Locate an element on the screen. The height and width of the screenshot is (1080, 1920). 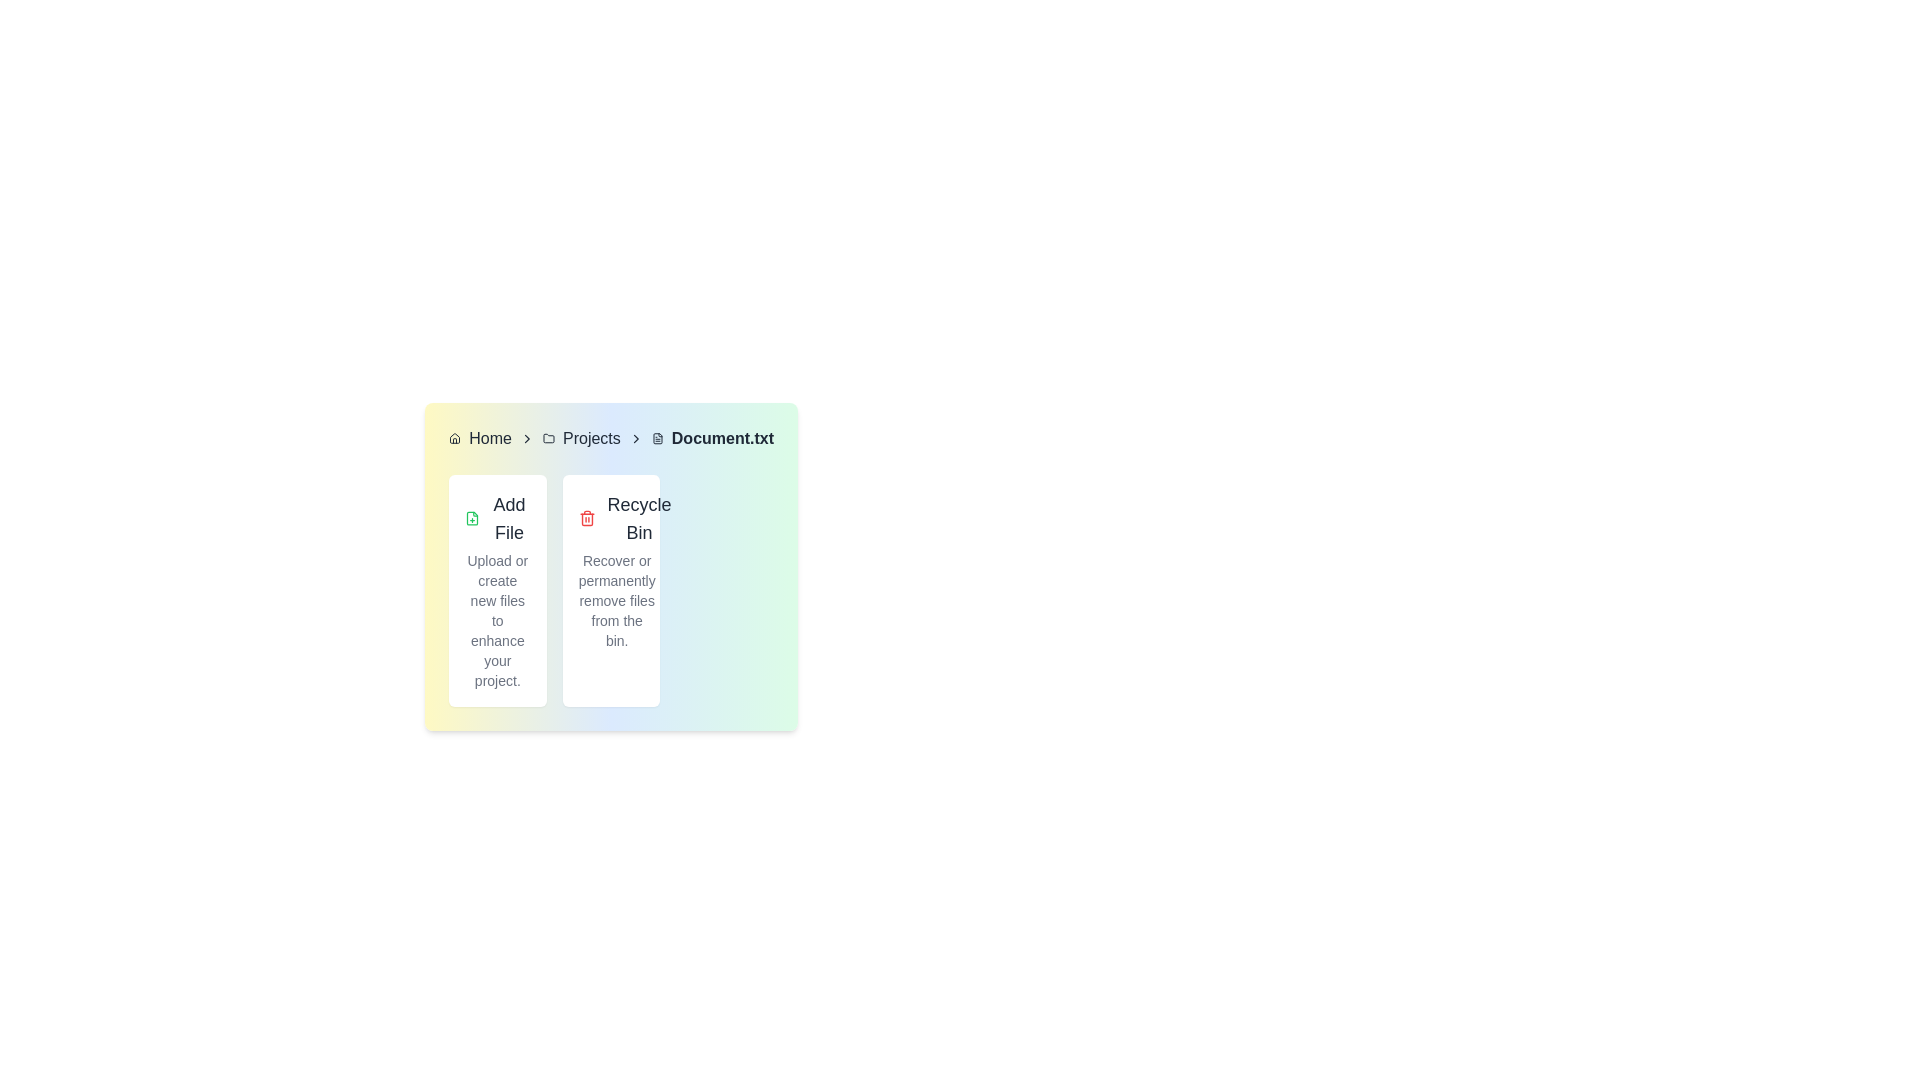
the document file icon located at the far right end of the breadcrumb navigation bar, adjacent to 'Document.txt' is located at coordinates (657, 438).